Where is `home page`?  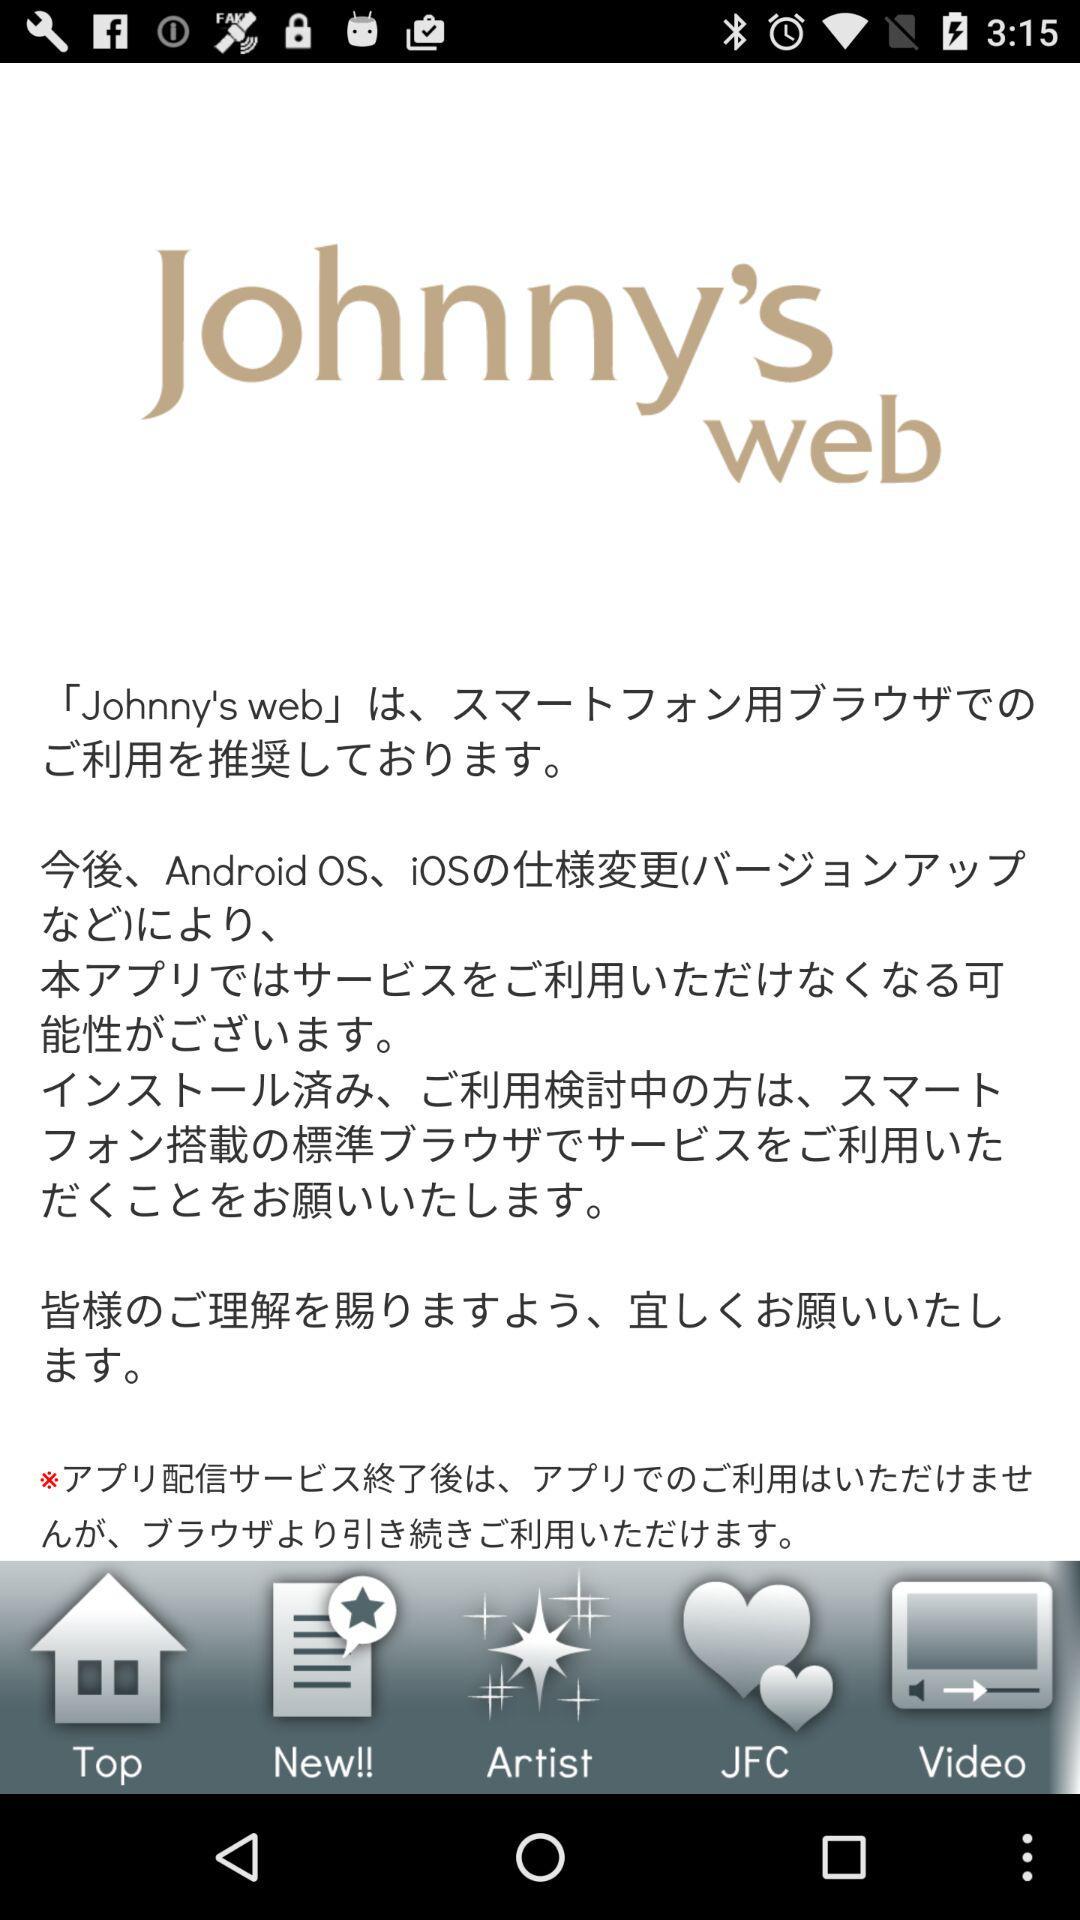
home page is located at coordinates (108, 1677).